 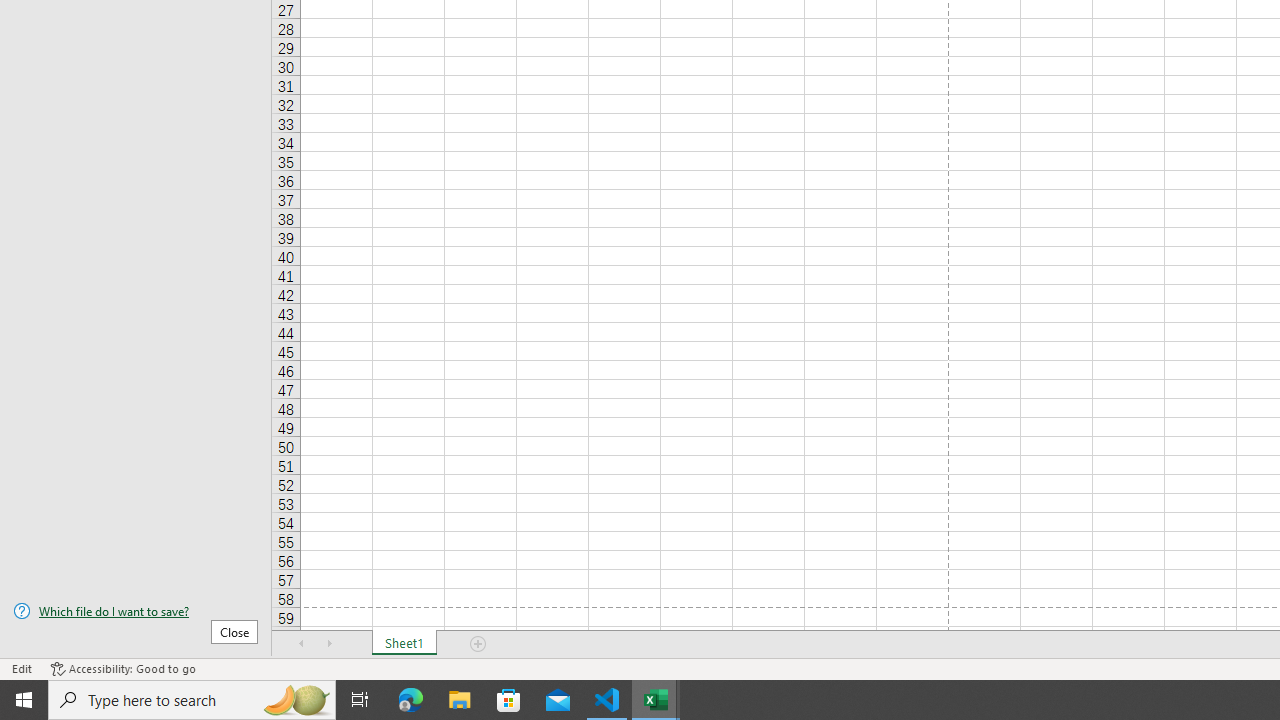 What do you see at coordinates (234, 631) in the screenshot?
I see `'Close'` at bounding box center [234, 631].